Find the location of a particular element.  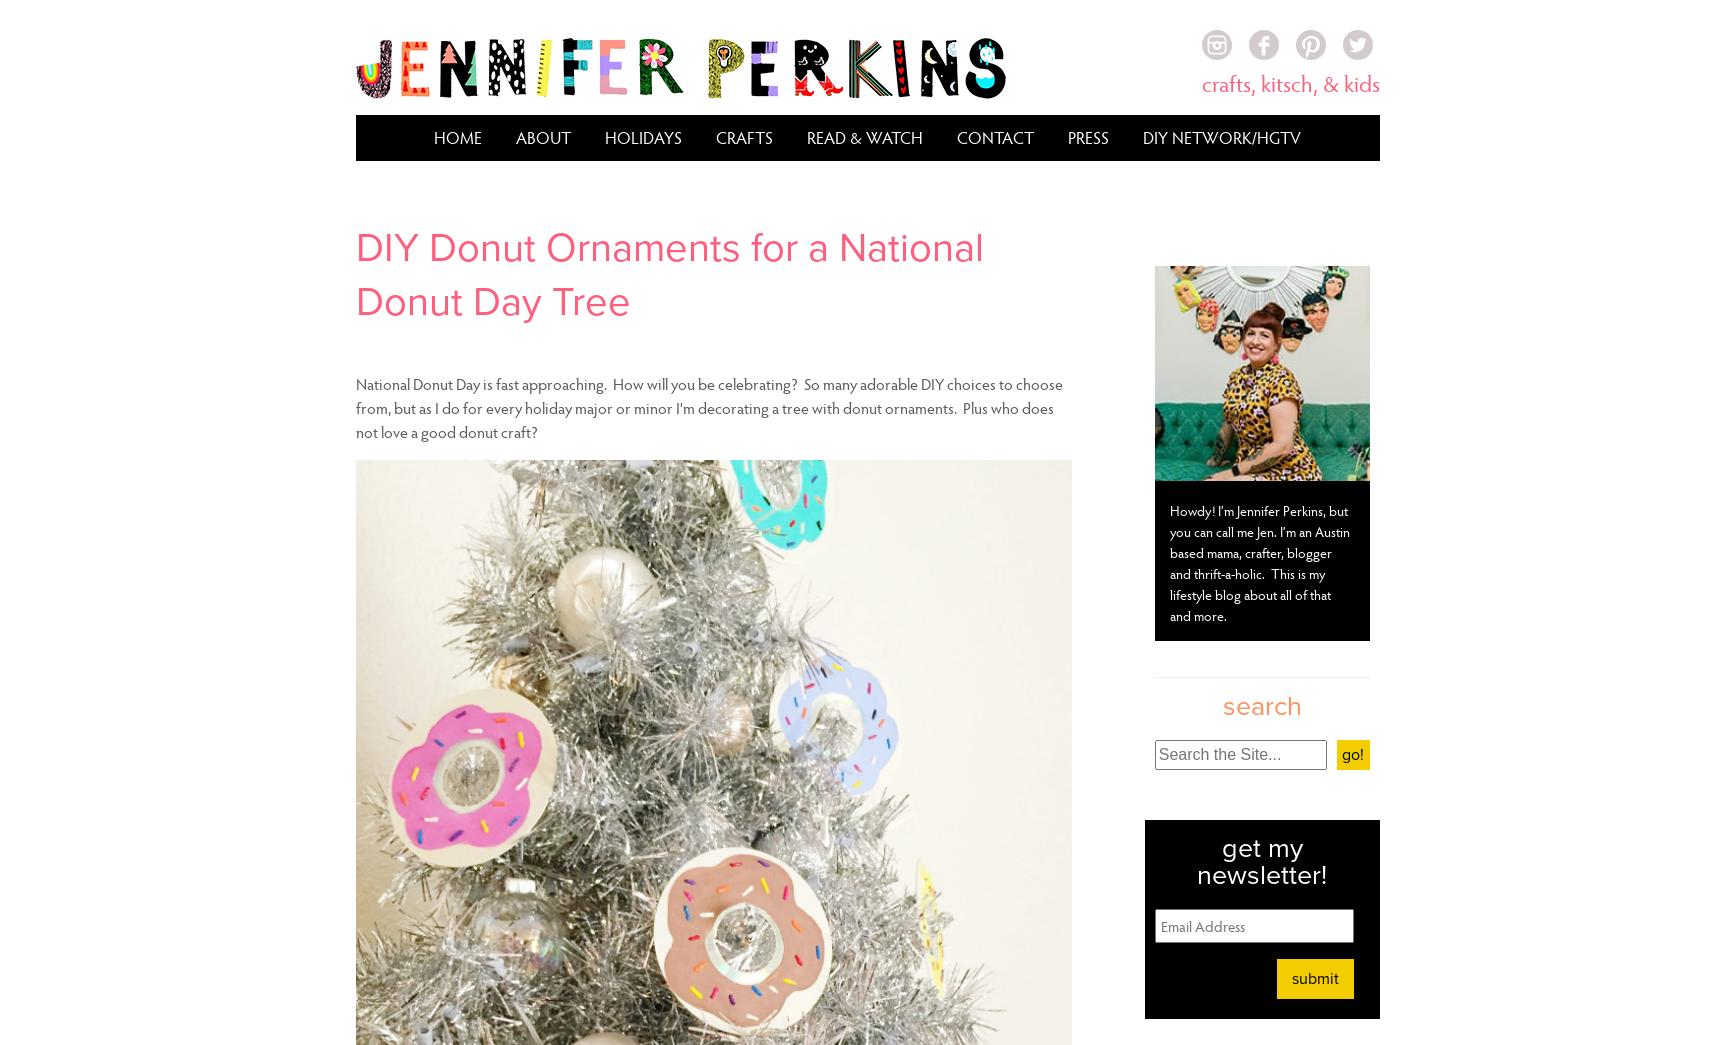

'About' is located at coordinates (515, 136).